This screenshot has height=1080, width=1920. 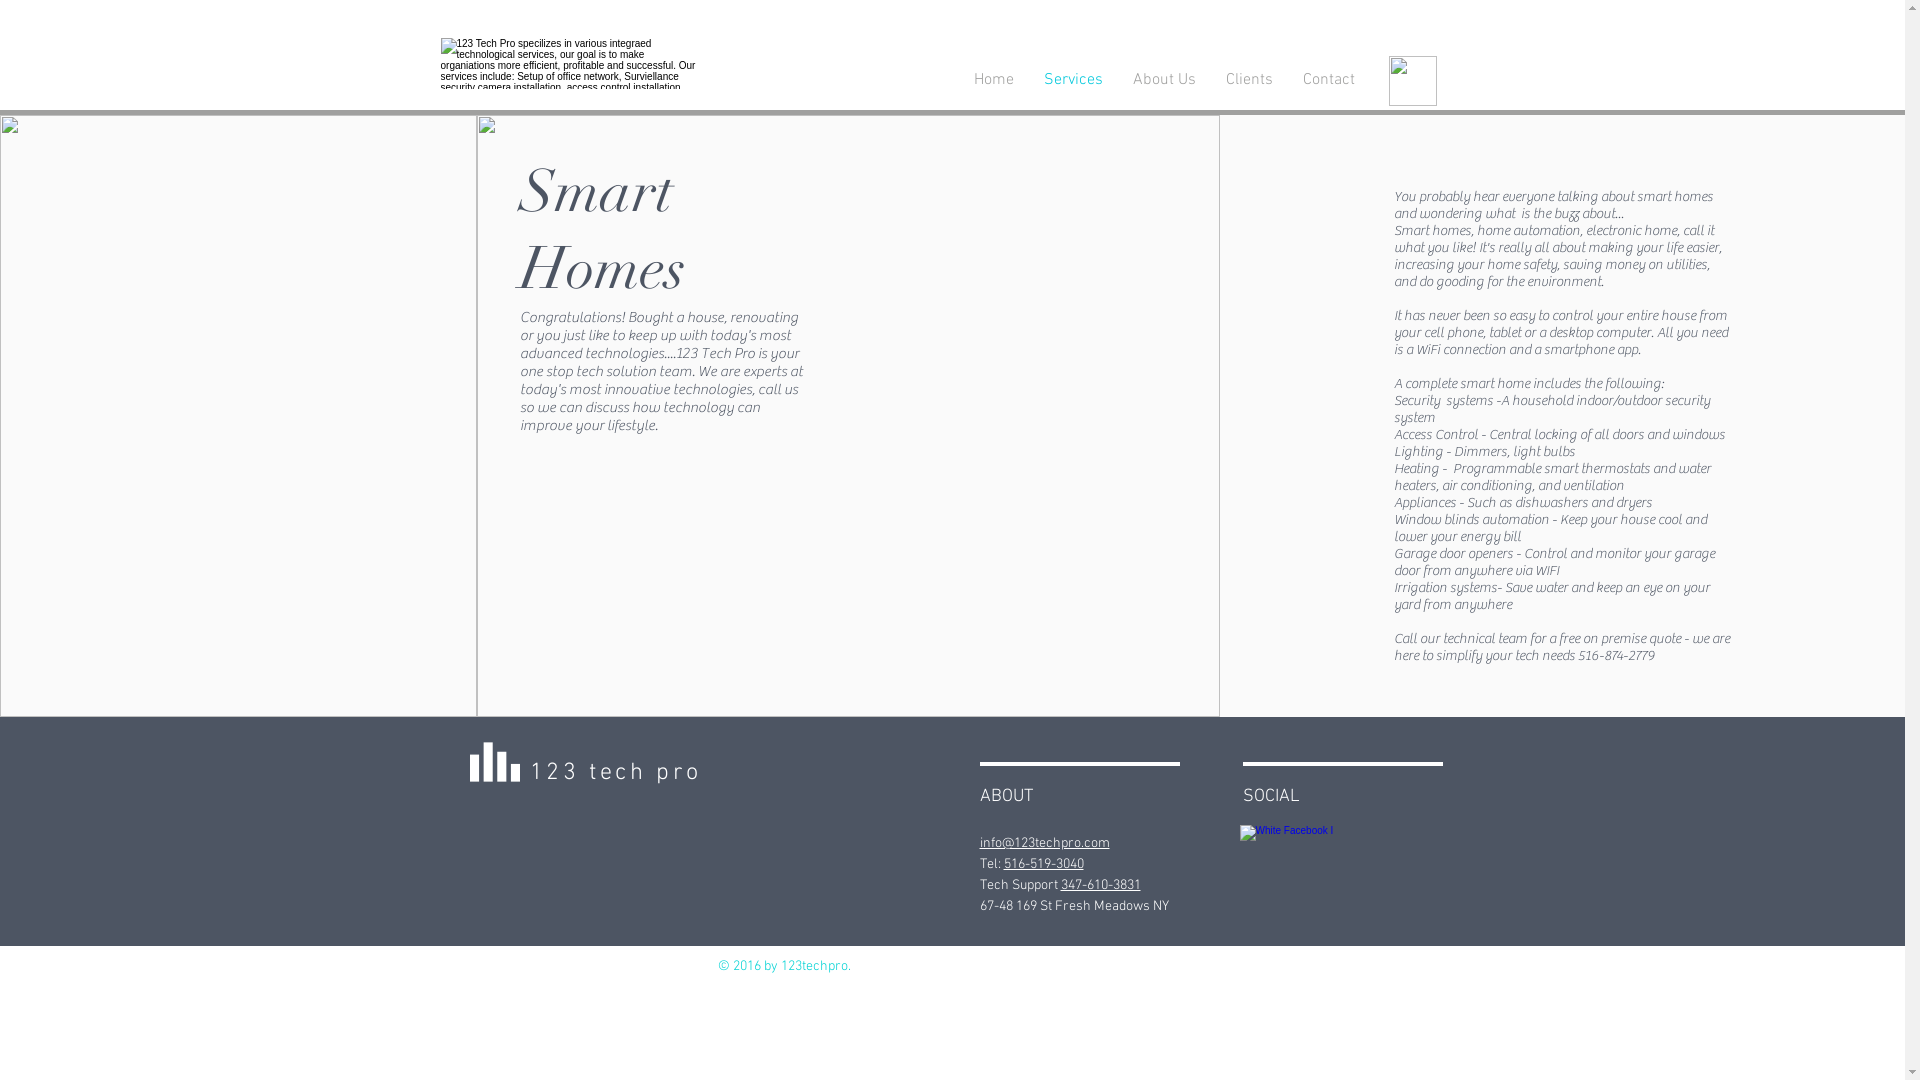 I want to click on 'info@123techpro.com', so click(x=1044, y=843).